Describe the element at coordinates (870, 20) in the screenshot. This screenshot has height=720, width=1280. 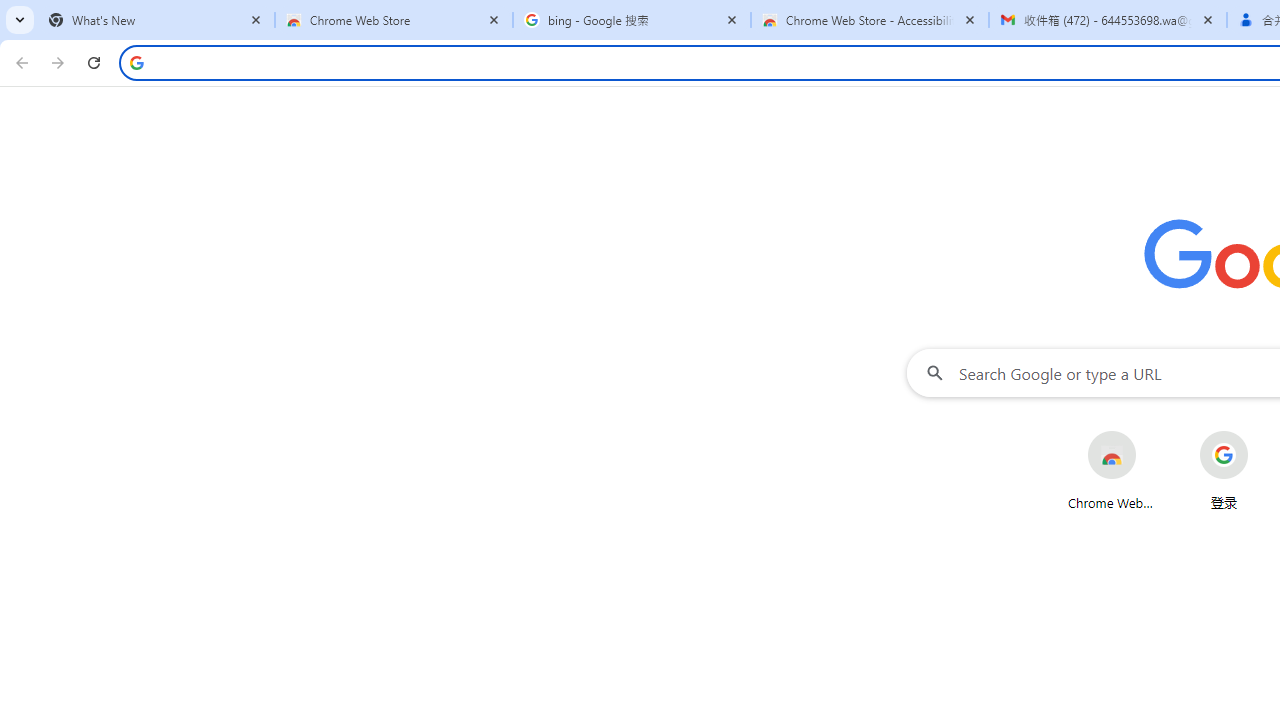
I see `'Chrome Web Store - Accessibility'` at that location.